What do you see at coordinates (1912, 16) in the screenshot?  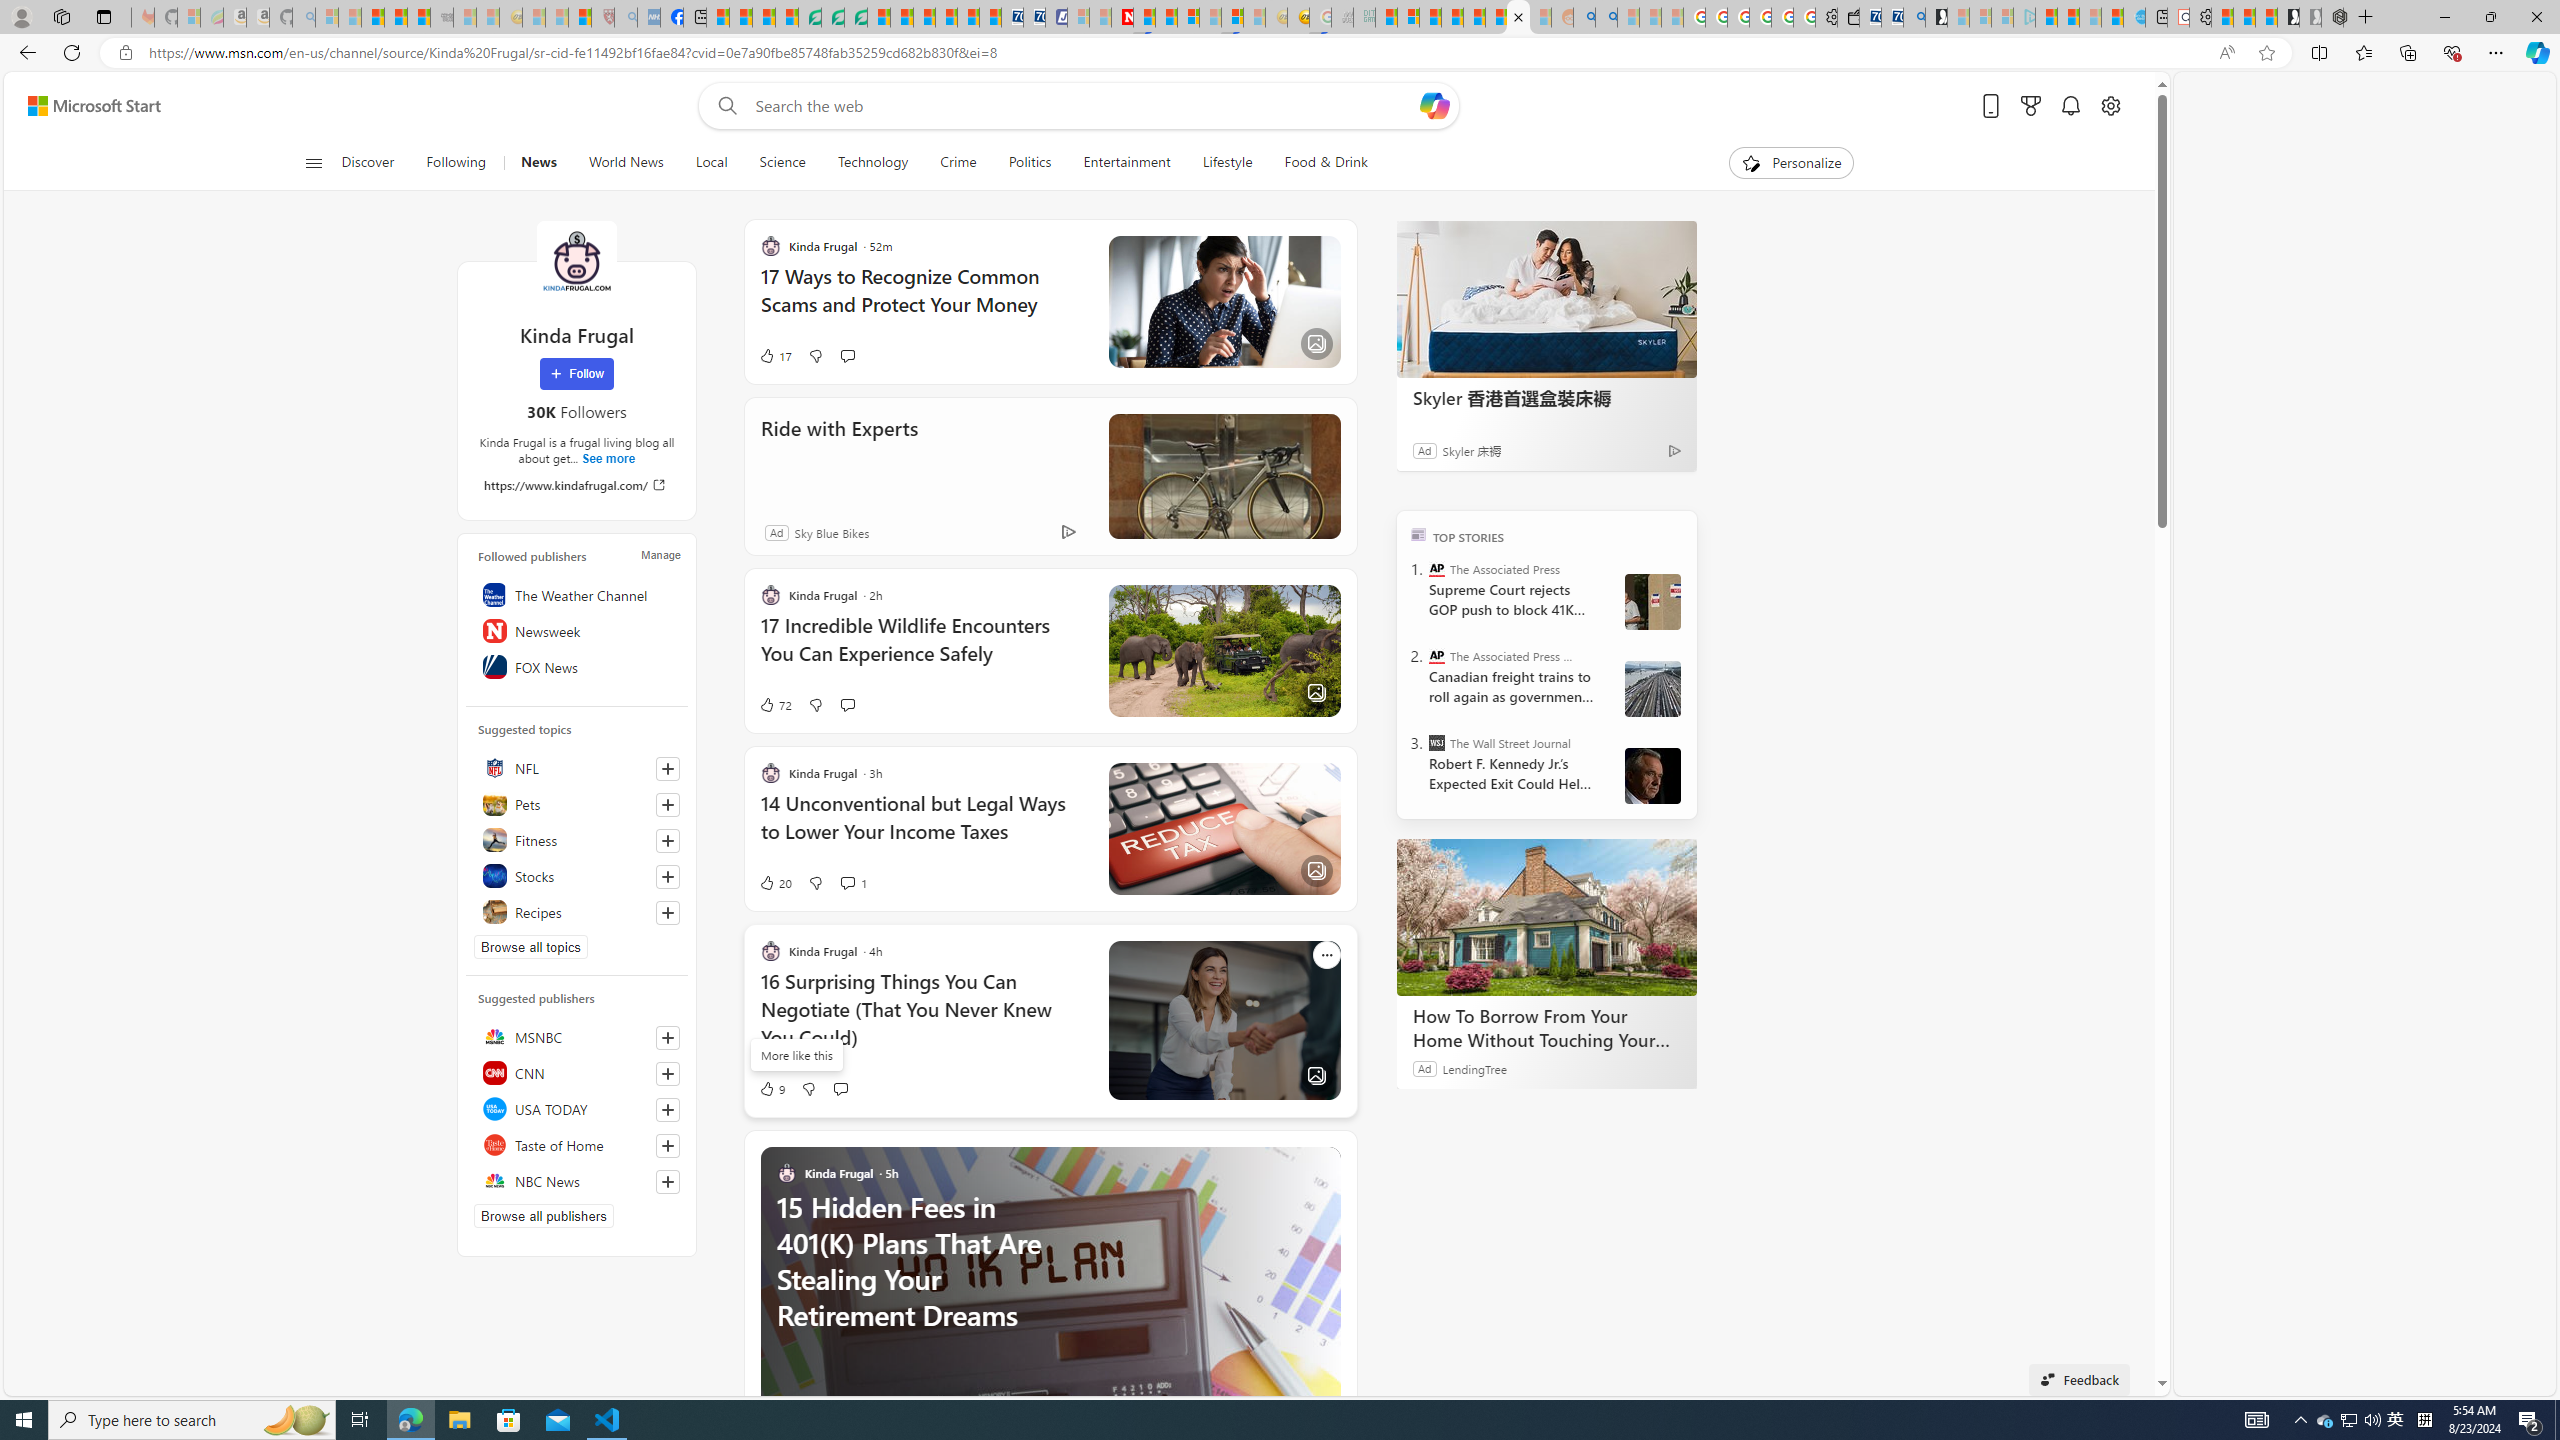 I see `'Bing Real Estate - Home sales and rental listings'` at bounding box center [1912, 16].